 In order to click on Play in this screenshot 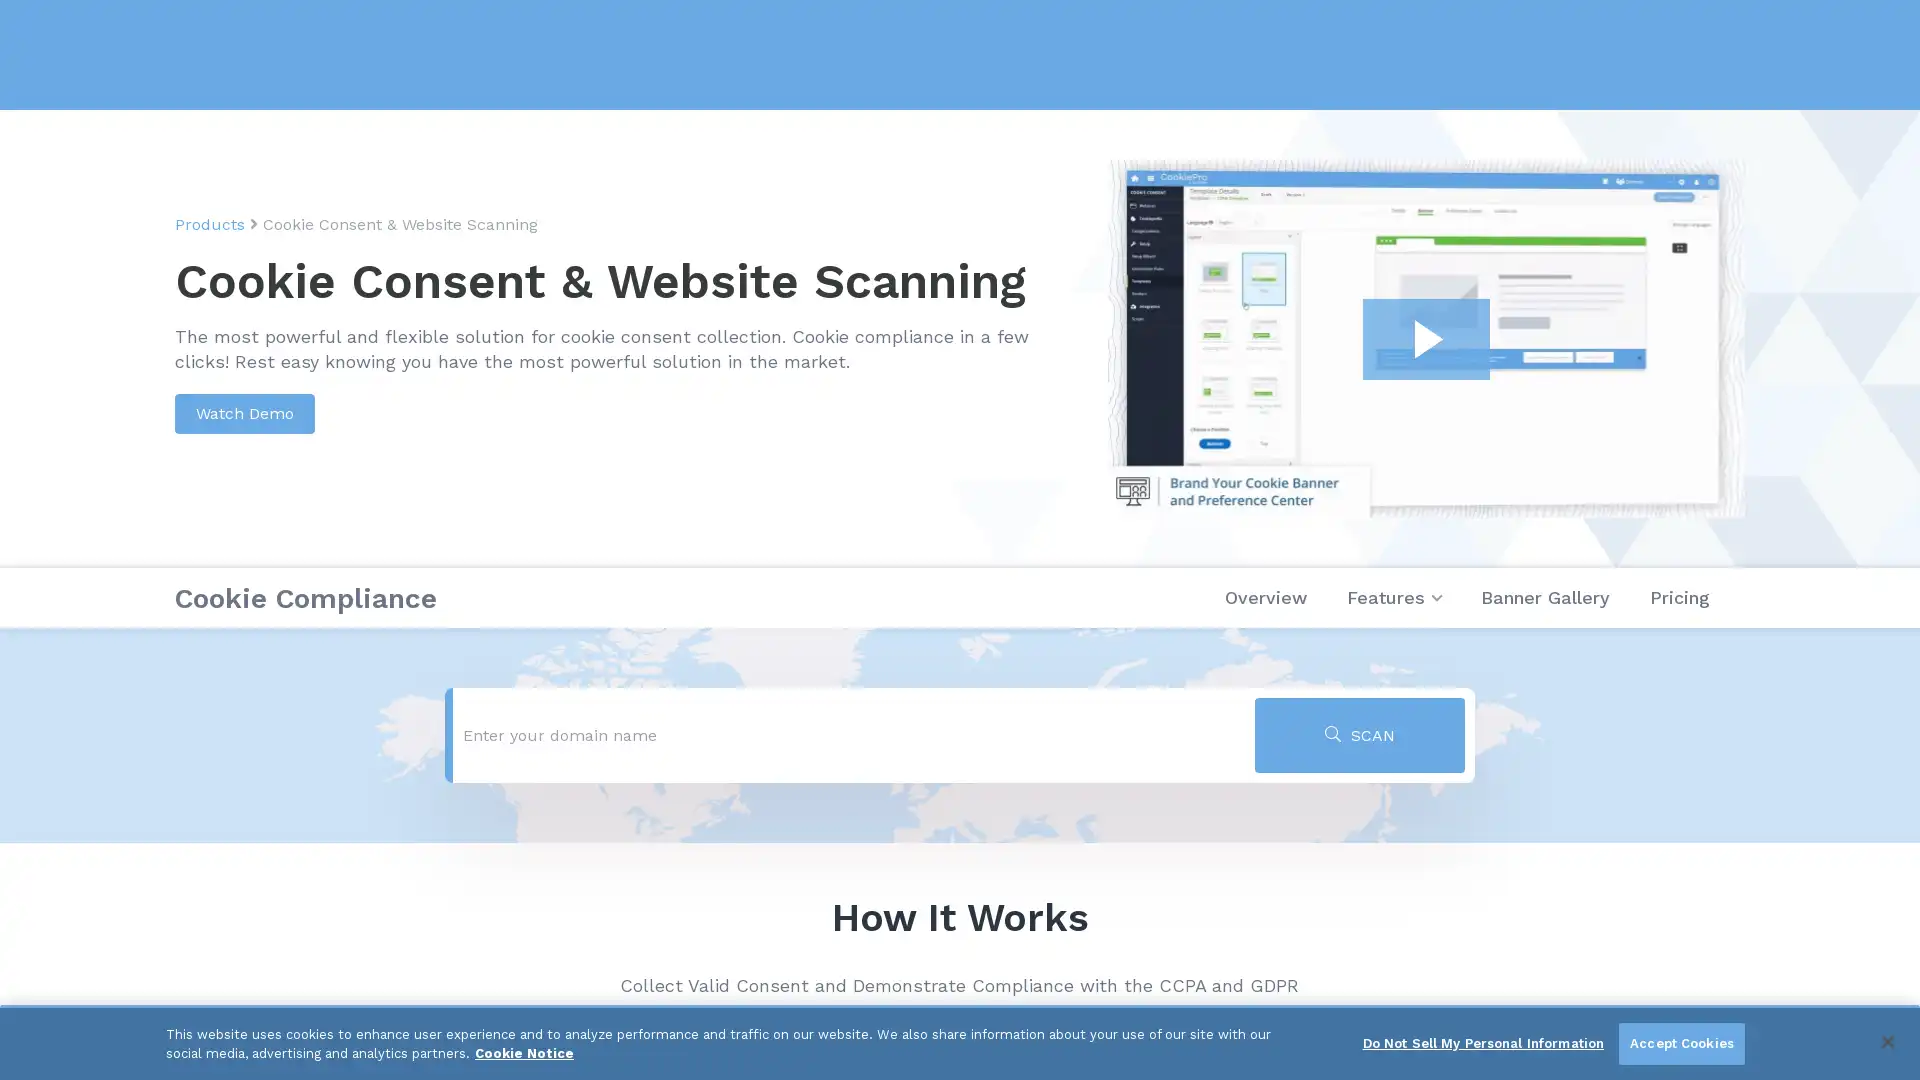, I will do `click(1425, 338)`.